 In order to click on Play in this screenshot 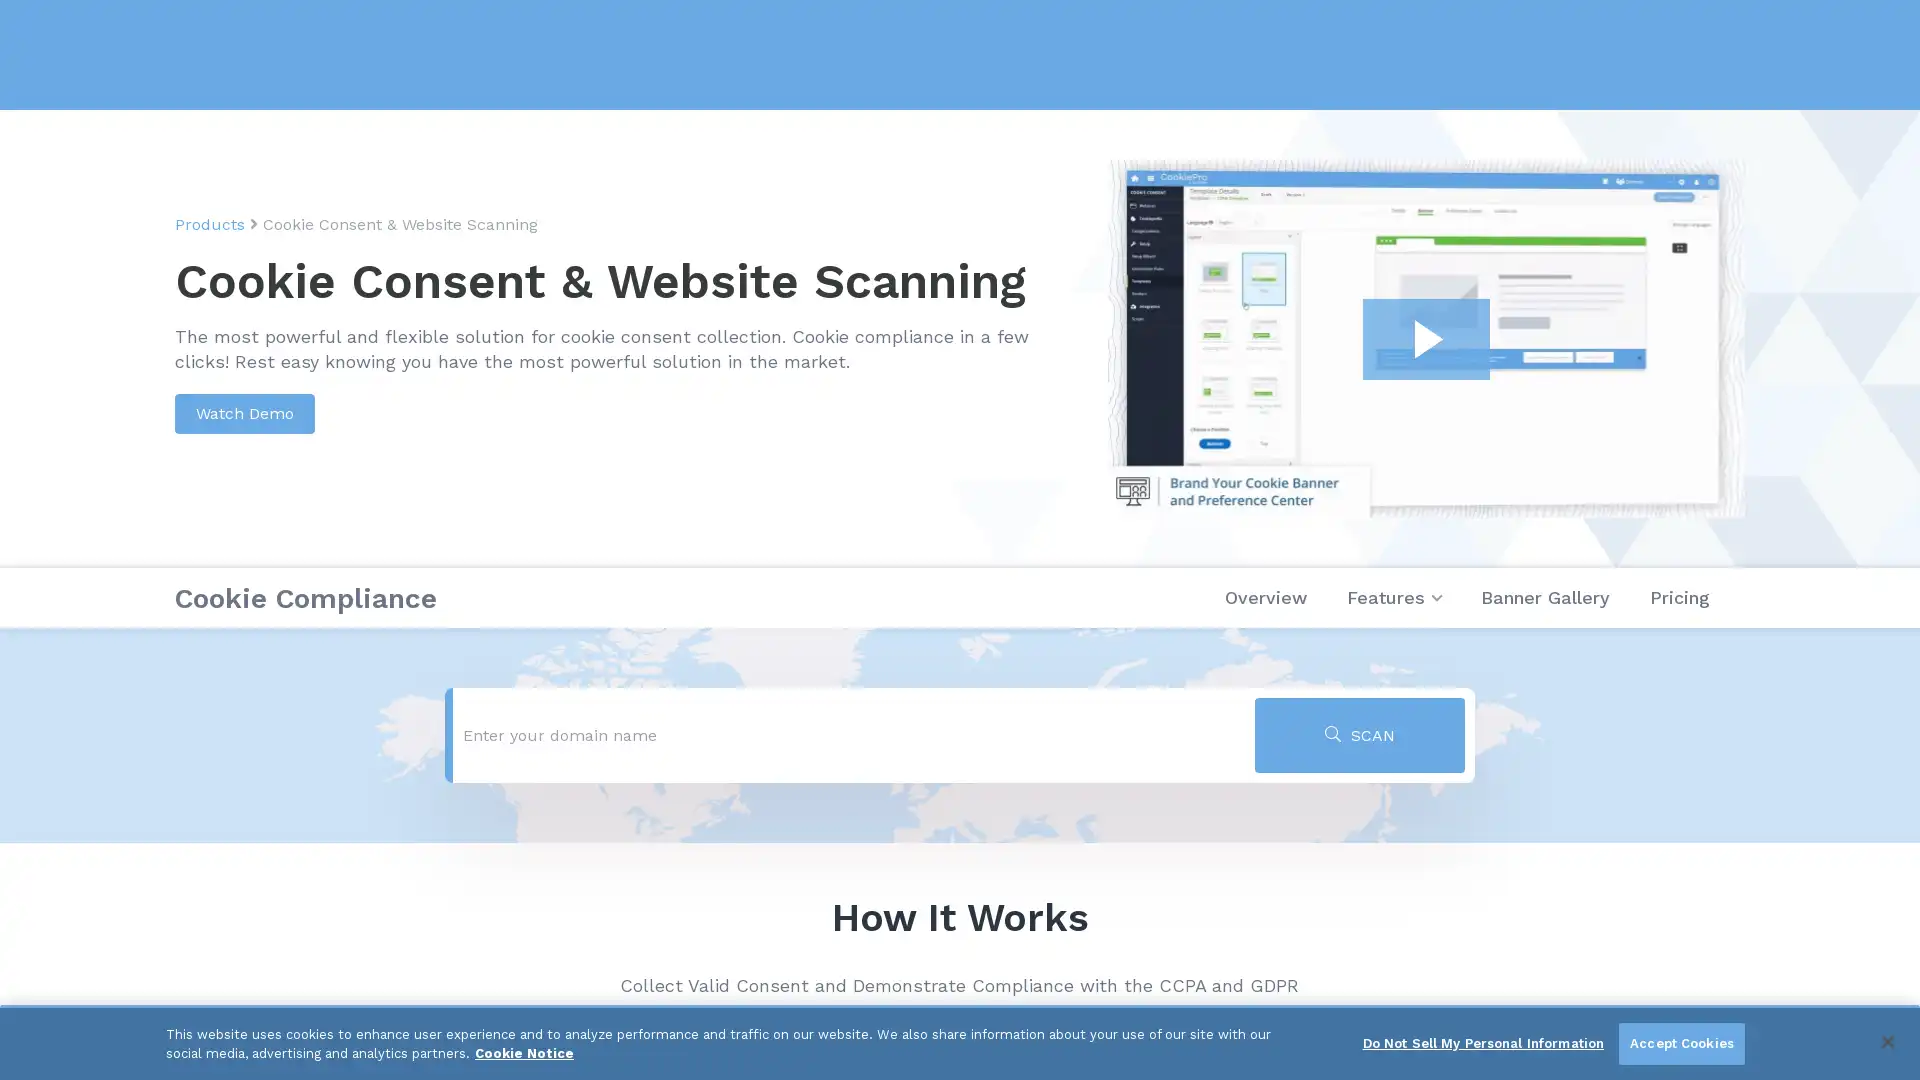, I will do `click(1425, 338)`.